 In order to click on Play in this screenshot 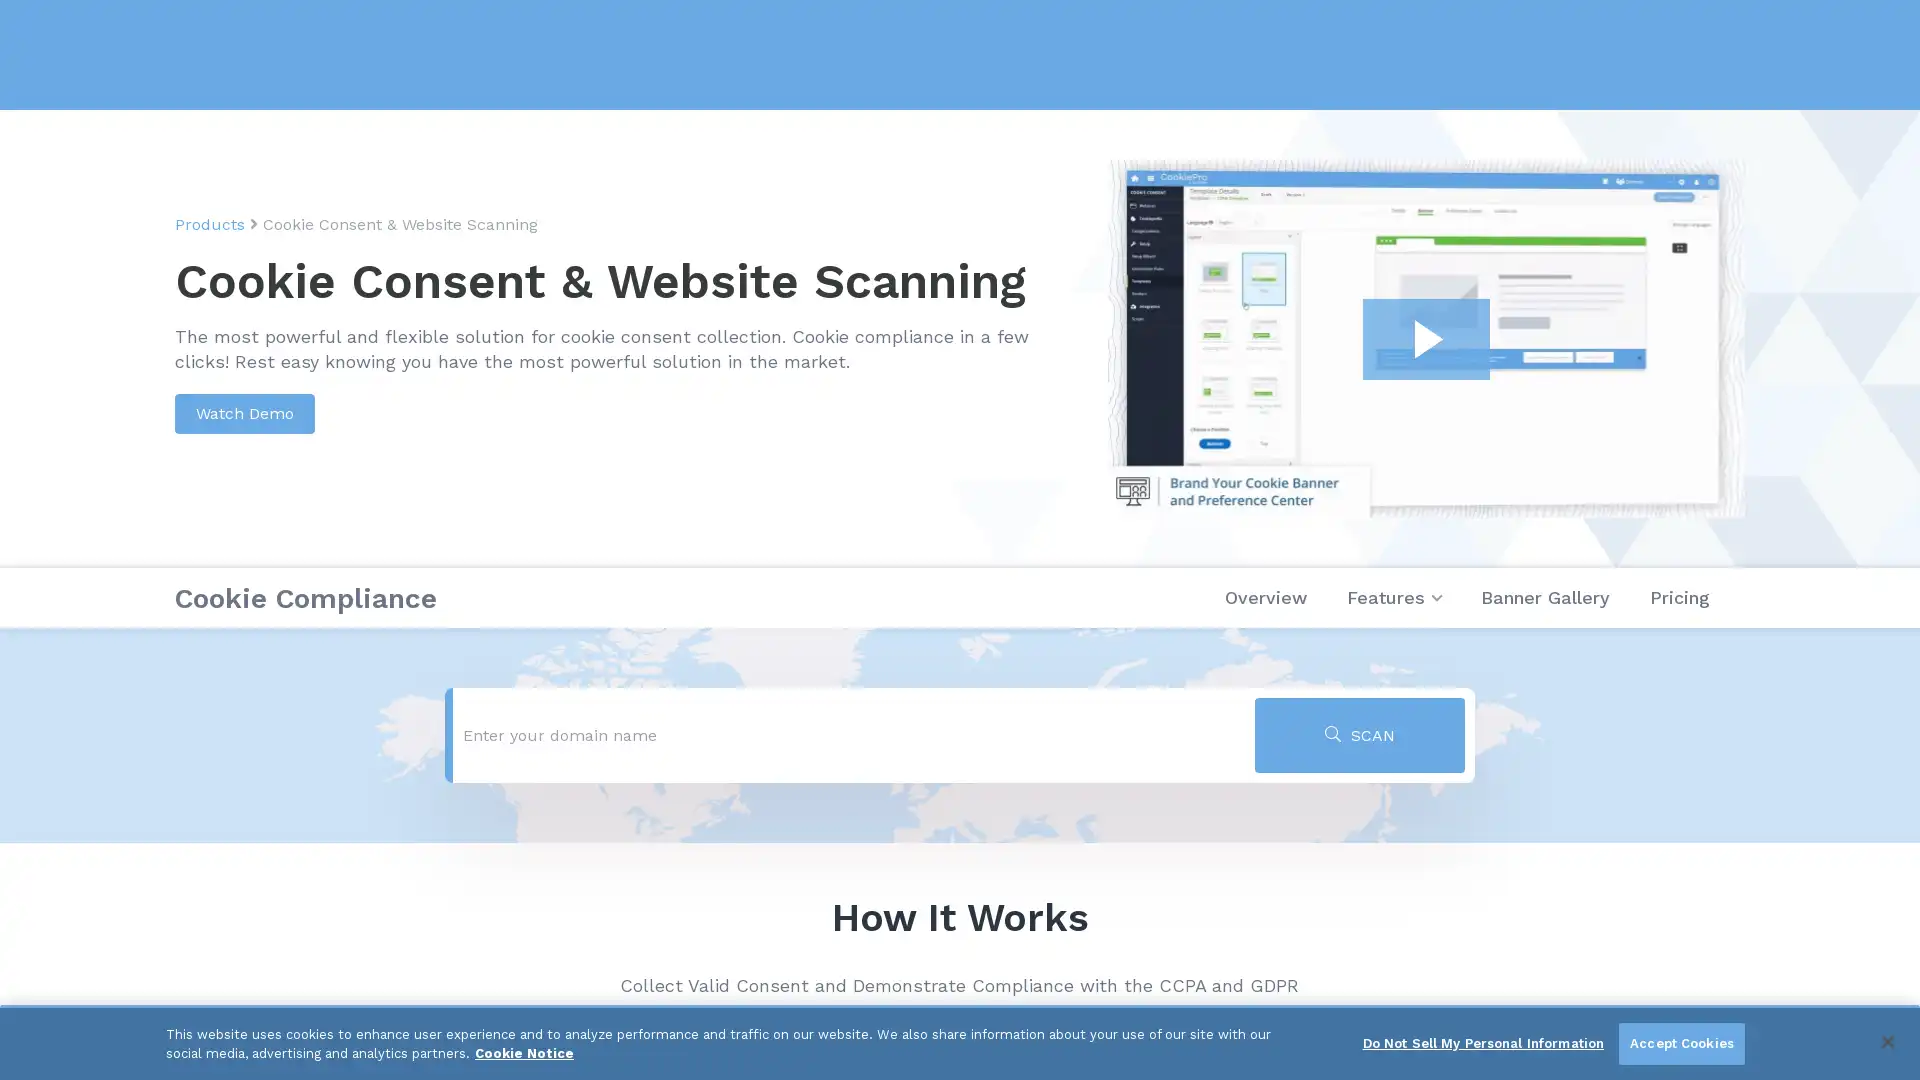, I will do `click(1425, 338)`.